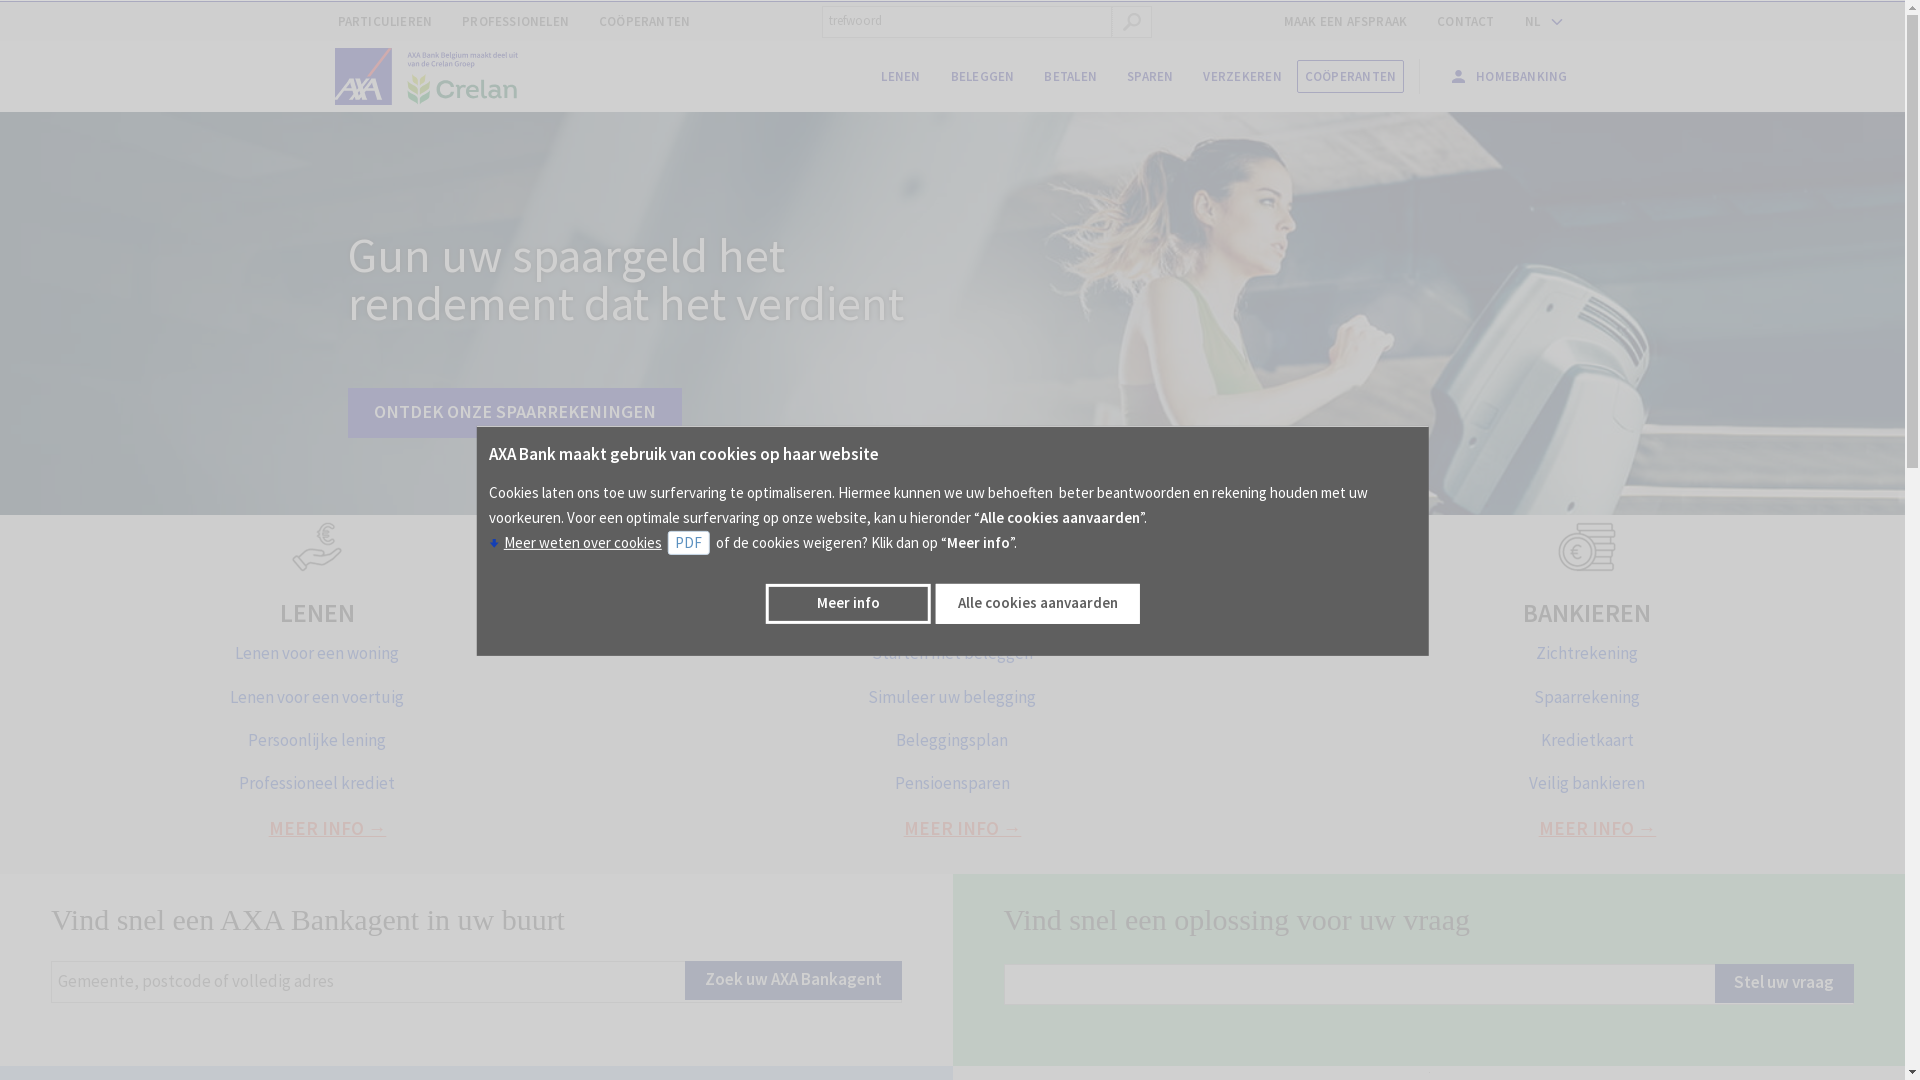  What do you see at coordinates (935, 603) in the screenshot?
I see `'Alle cookies aanvaarden'` at bounding box center [935, 603].